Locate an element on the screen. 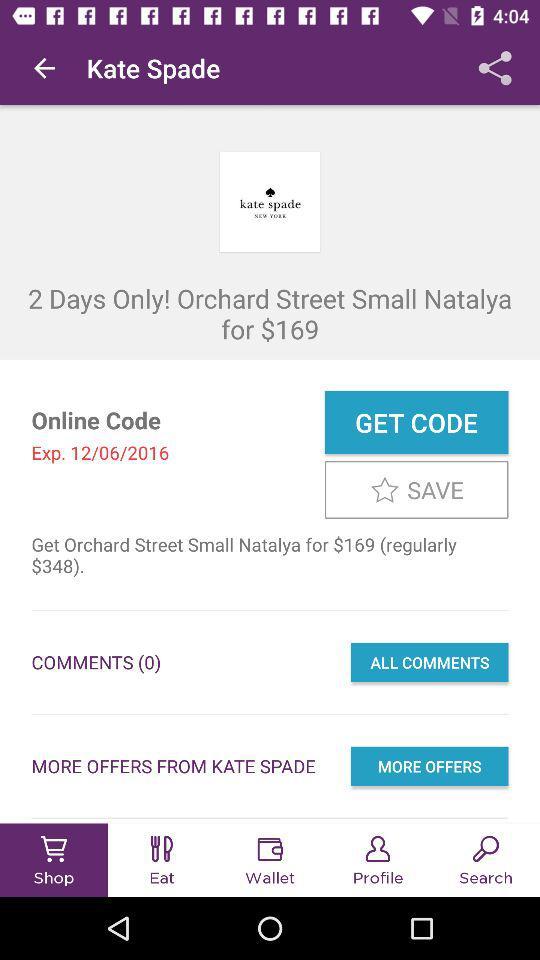  the item above the more offers is located at coordinates (428, 662).